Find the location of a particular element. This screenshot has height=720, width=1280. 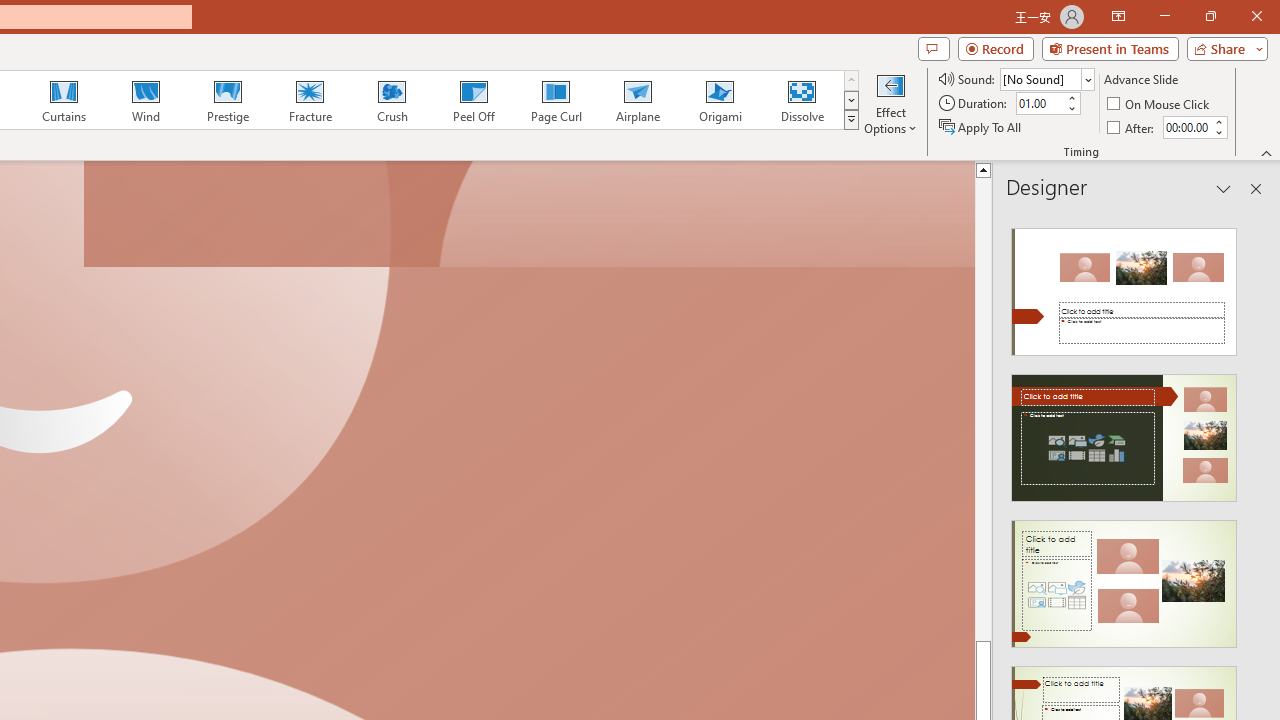

'Row Down' is located at coordinates (851, 100).